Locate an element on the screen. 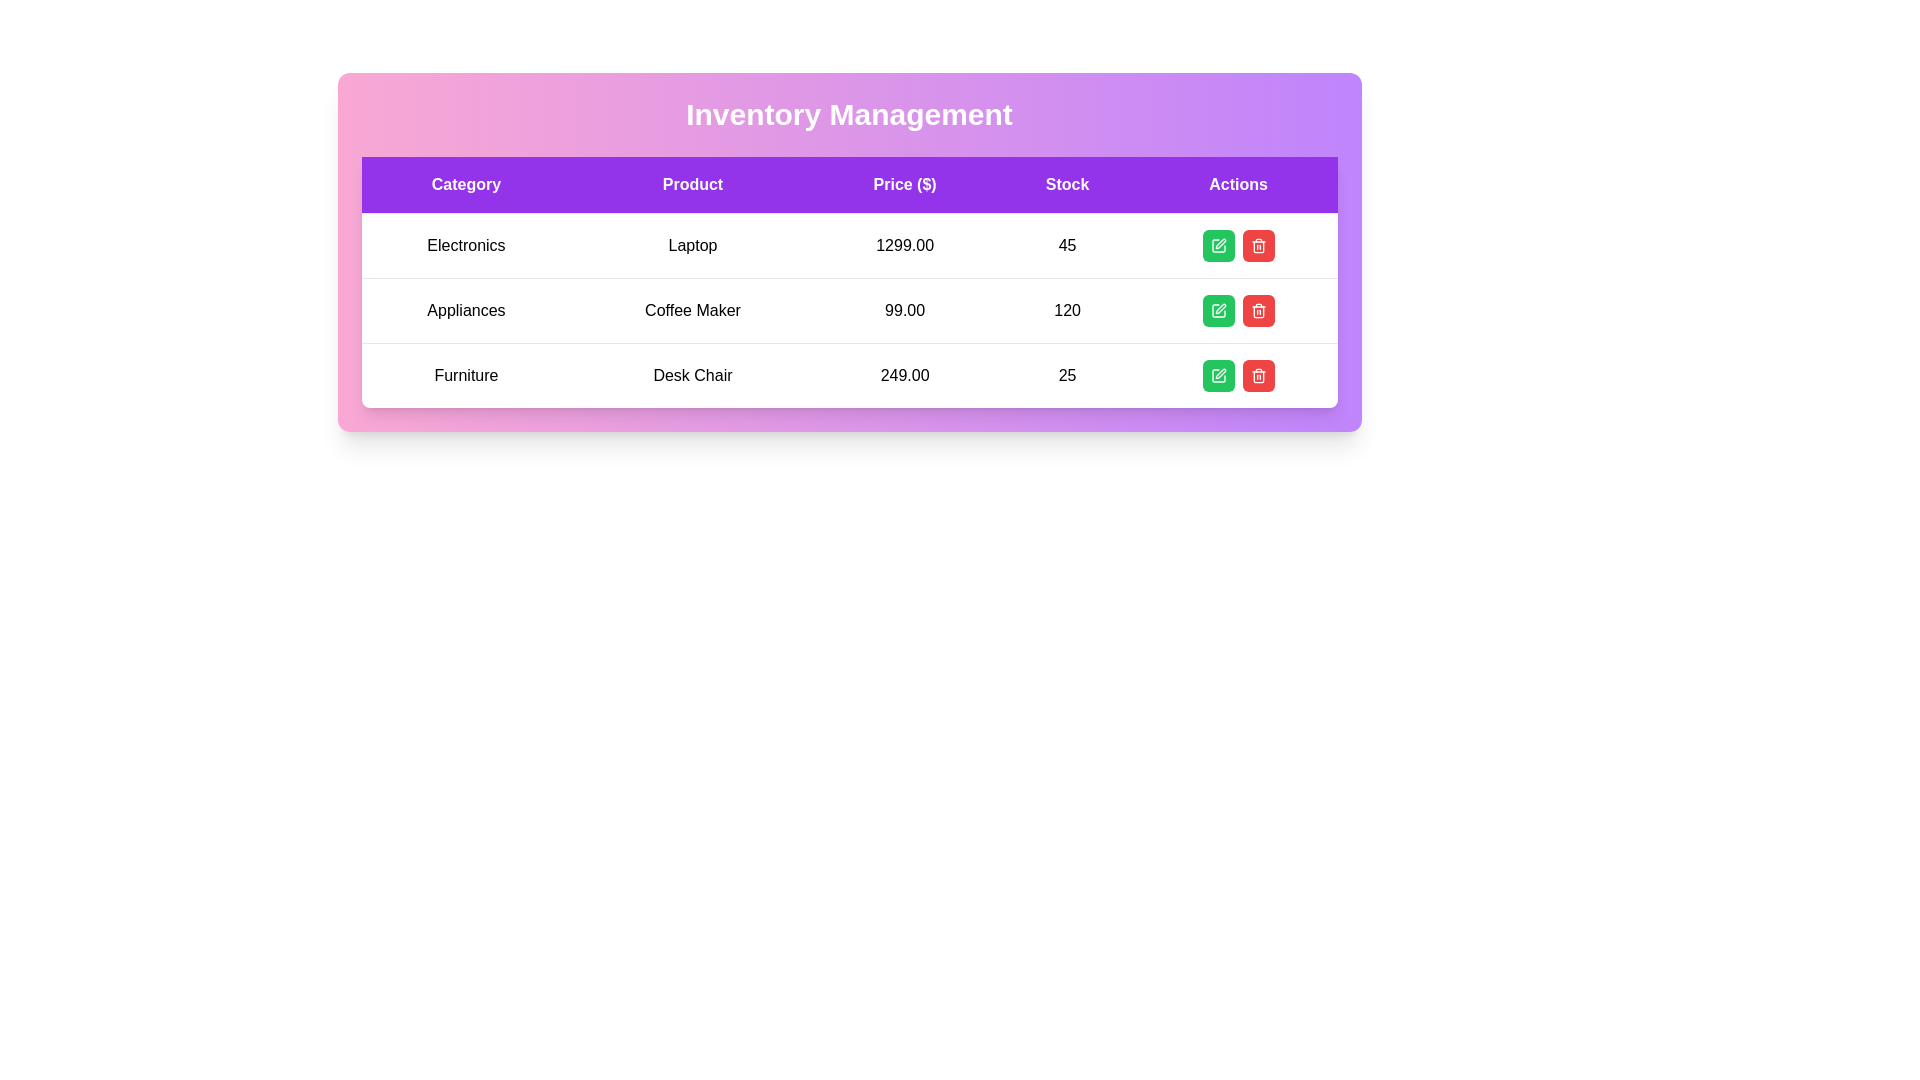 The width and height of the screenshot is (1920, 1080). the Text Display element with a purple background displaying 'Actions', located in the top-right portion of the table header row is located at coordinates (1237, 185).